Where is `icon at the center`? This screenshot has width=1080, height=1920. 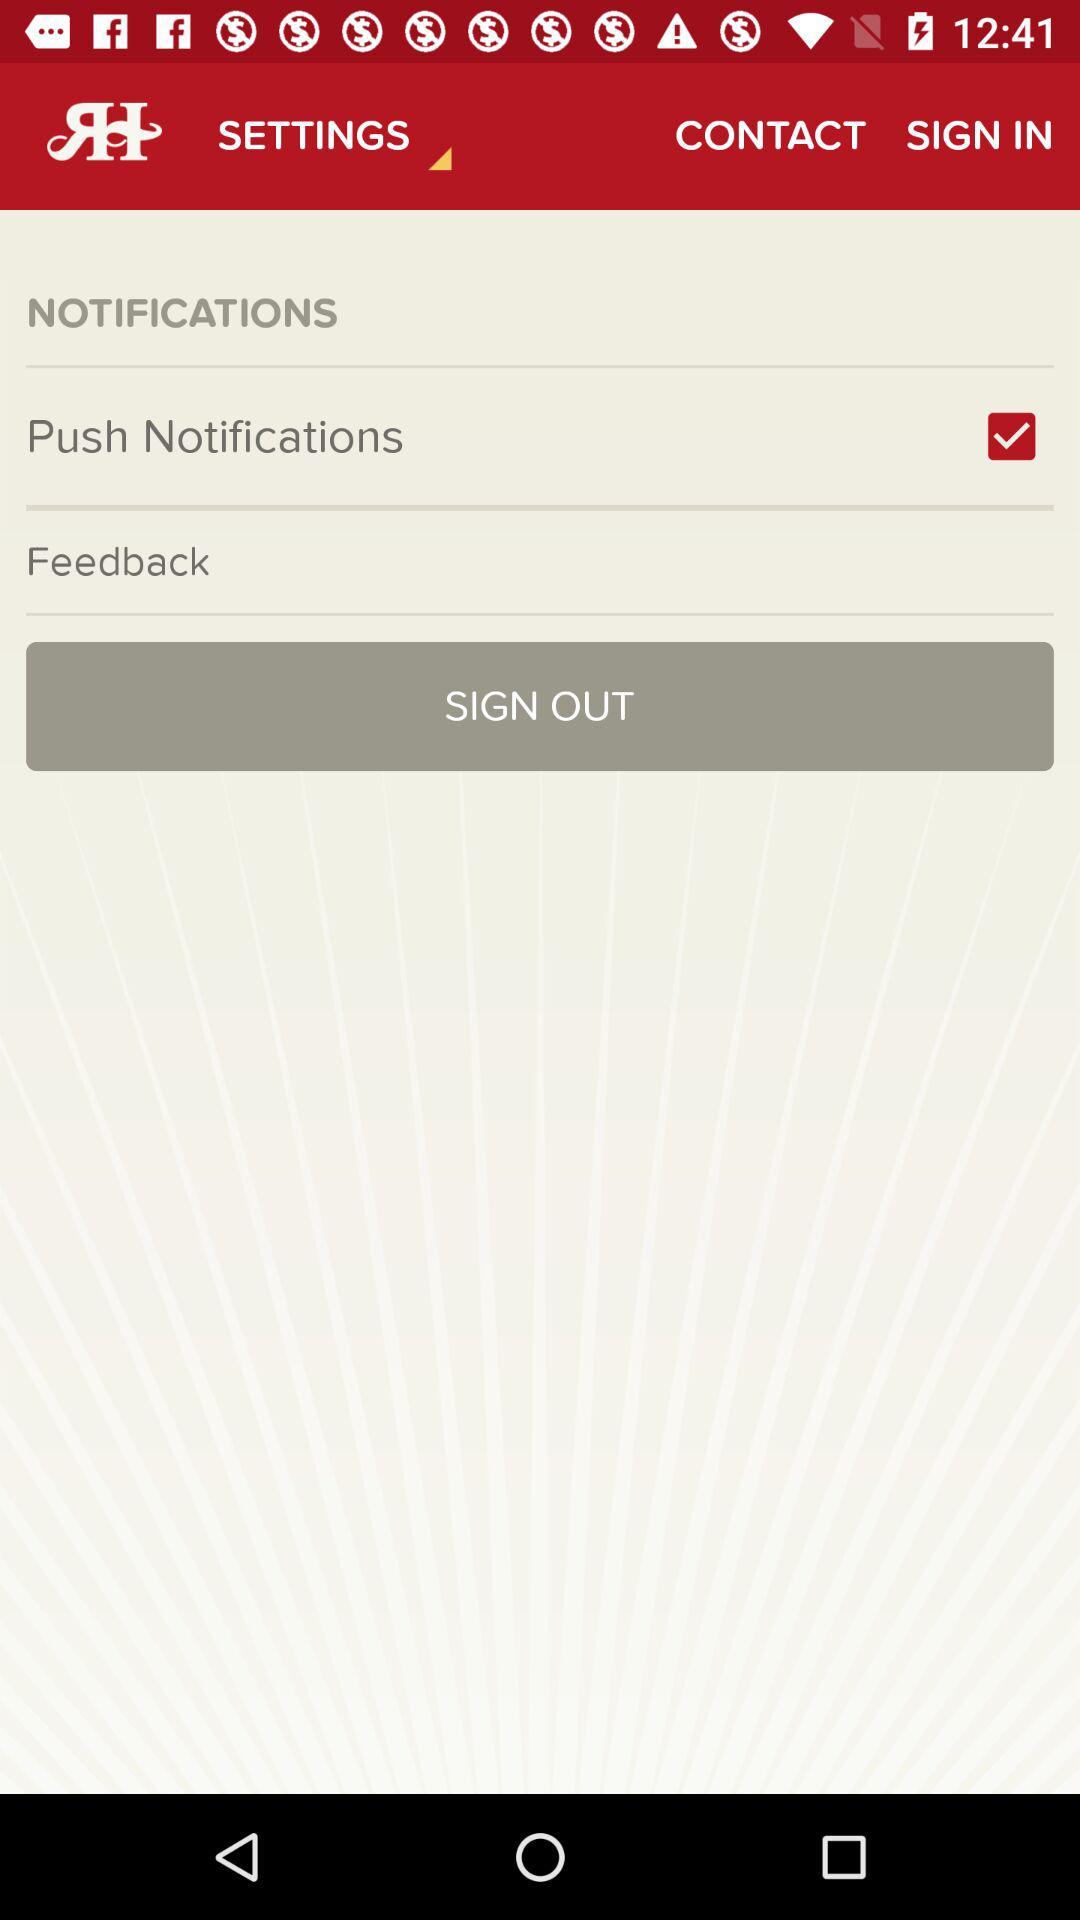
icon at the center is located at coordinates (540, 706).